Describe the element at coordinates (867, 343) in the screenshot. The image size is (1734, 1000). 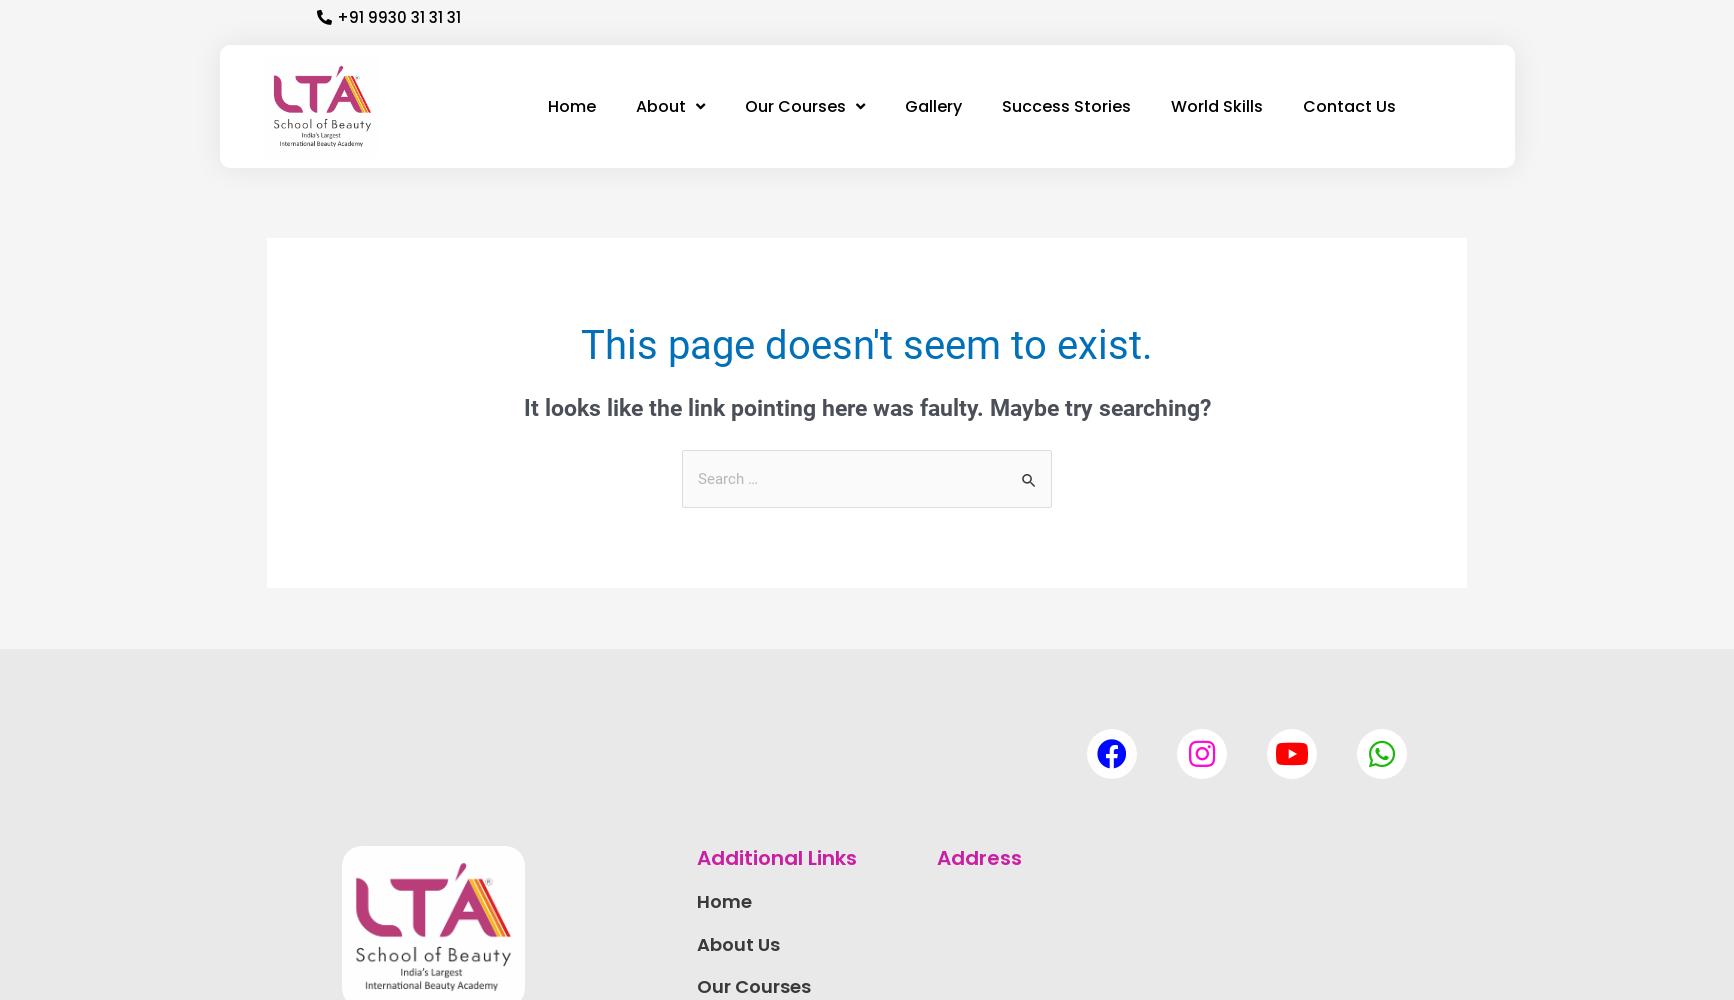
I see `'This page doesn't seem to exist.'` at that location.